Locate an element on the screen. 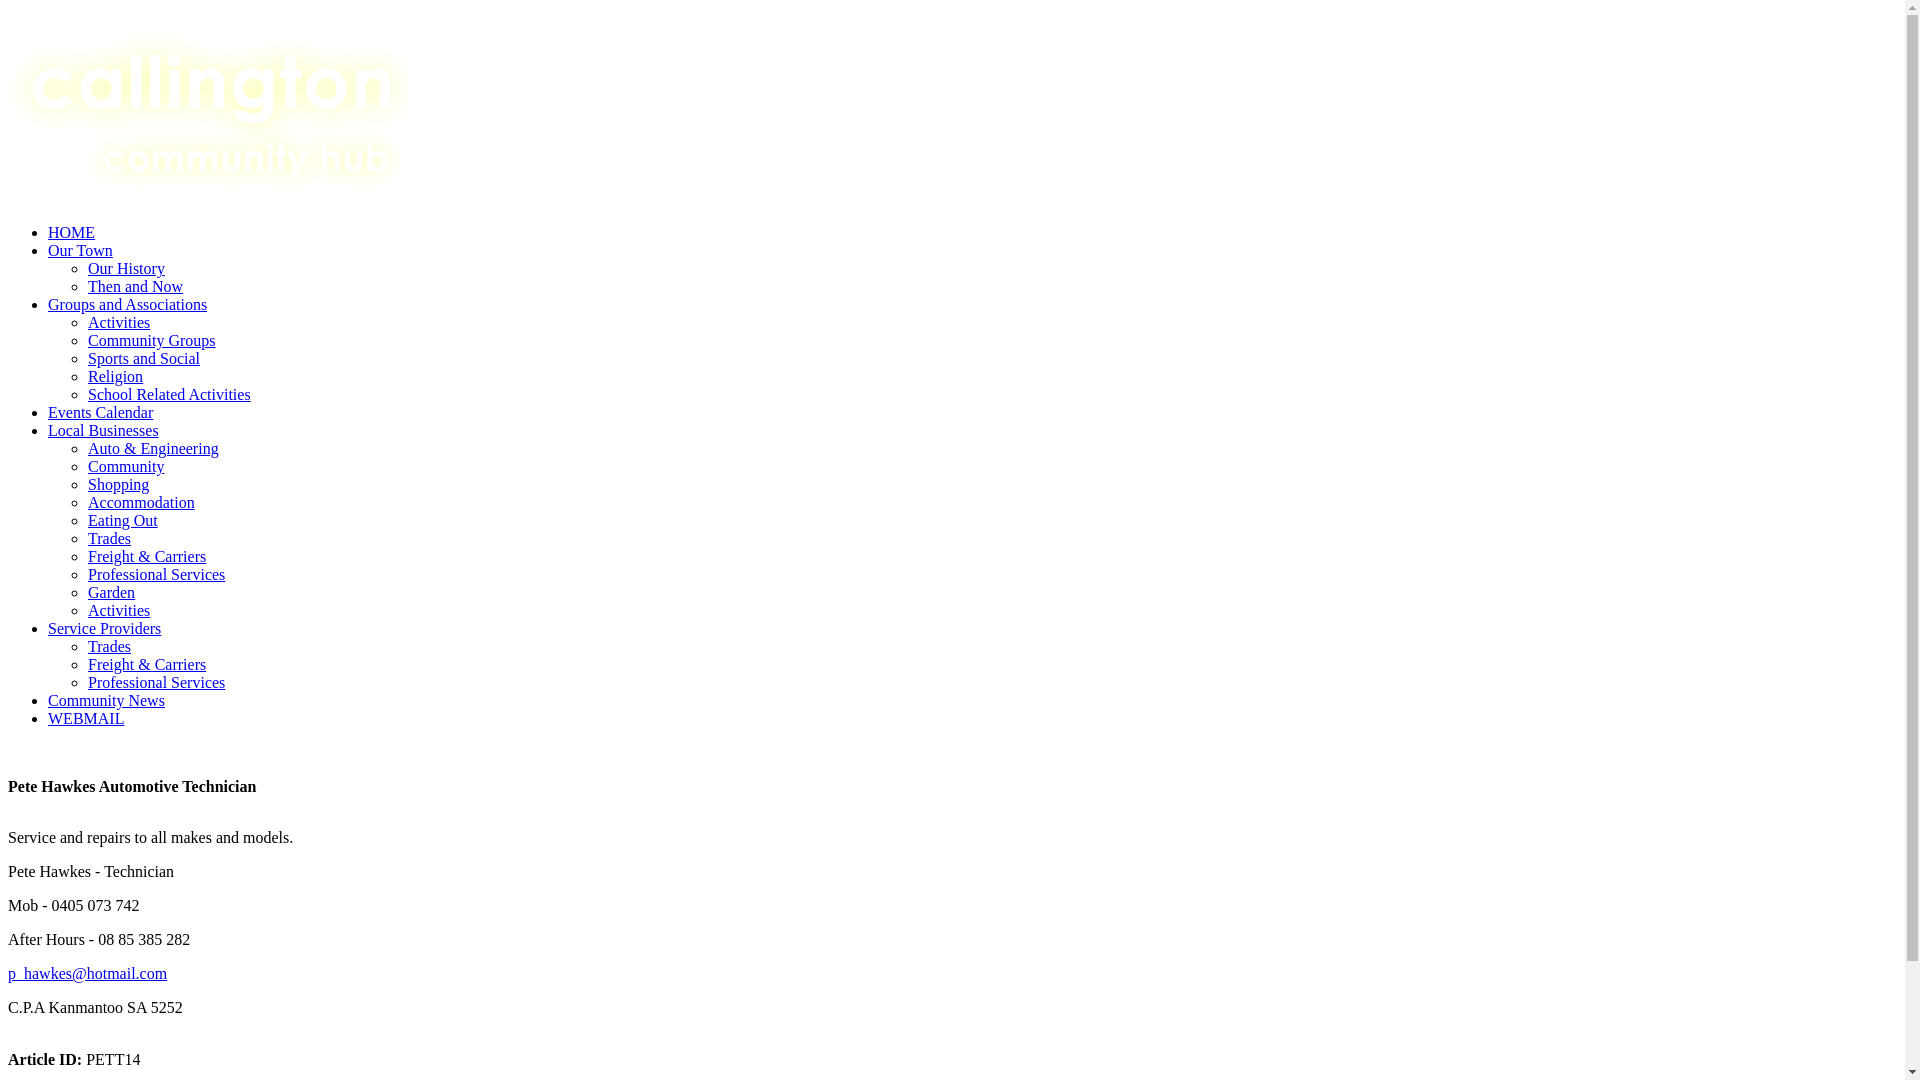  'Garden' is located at coordinates (86, 591).